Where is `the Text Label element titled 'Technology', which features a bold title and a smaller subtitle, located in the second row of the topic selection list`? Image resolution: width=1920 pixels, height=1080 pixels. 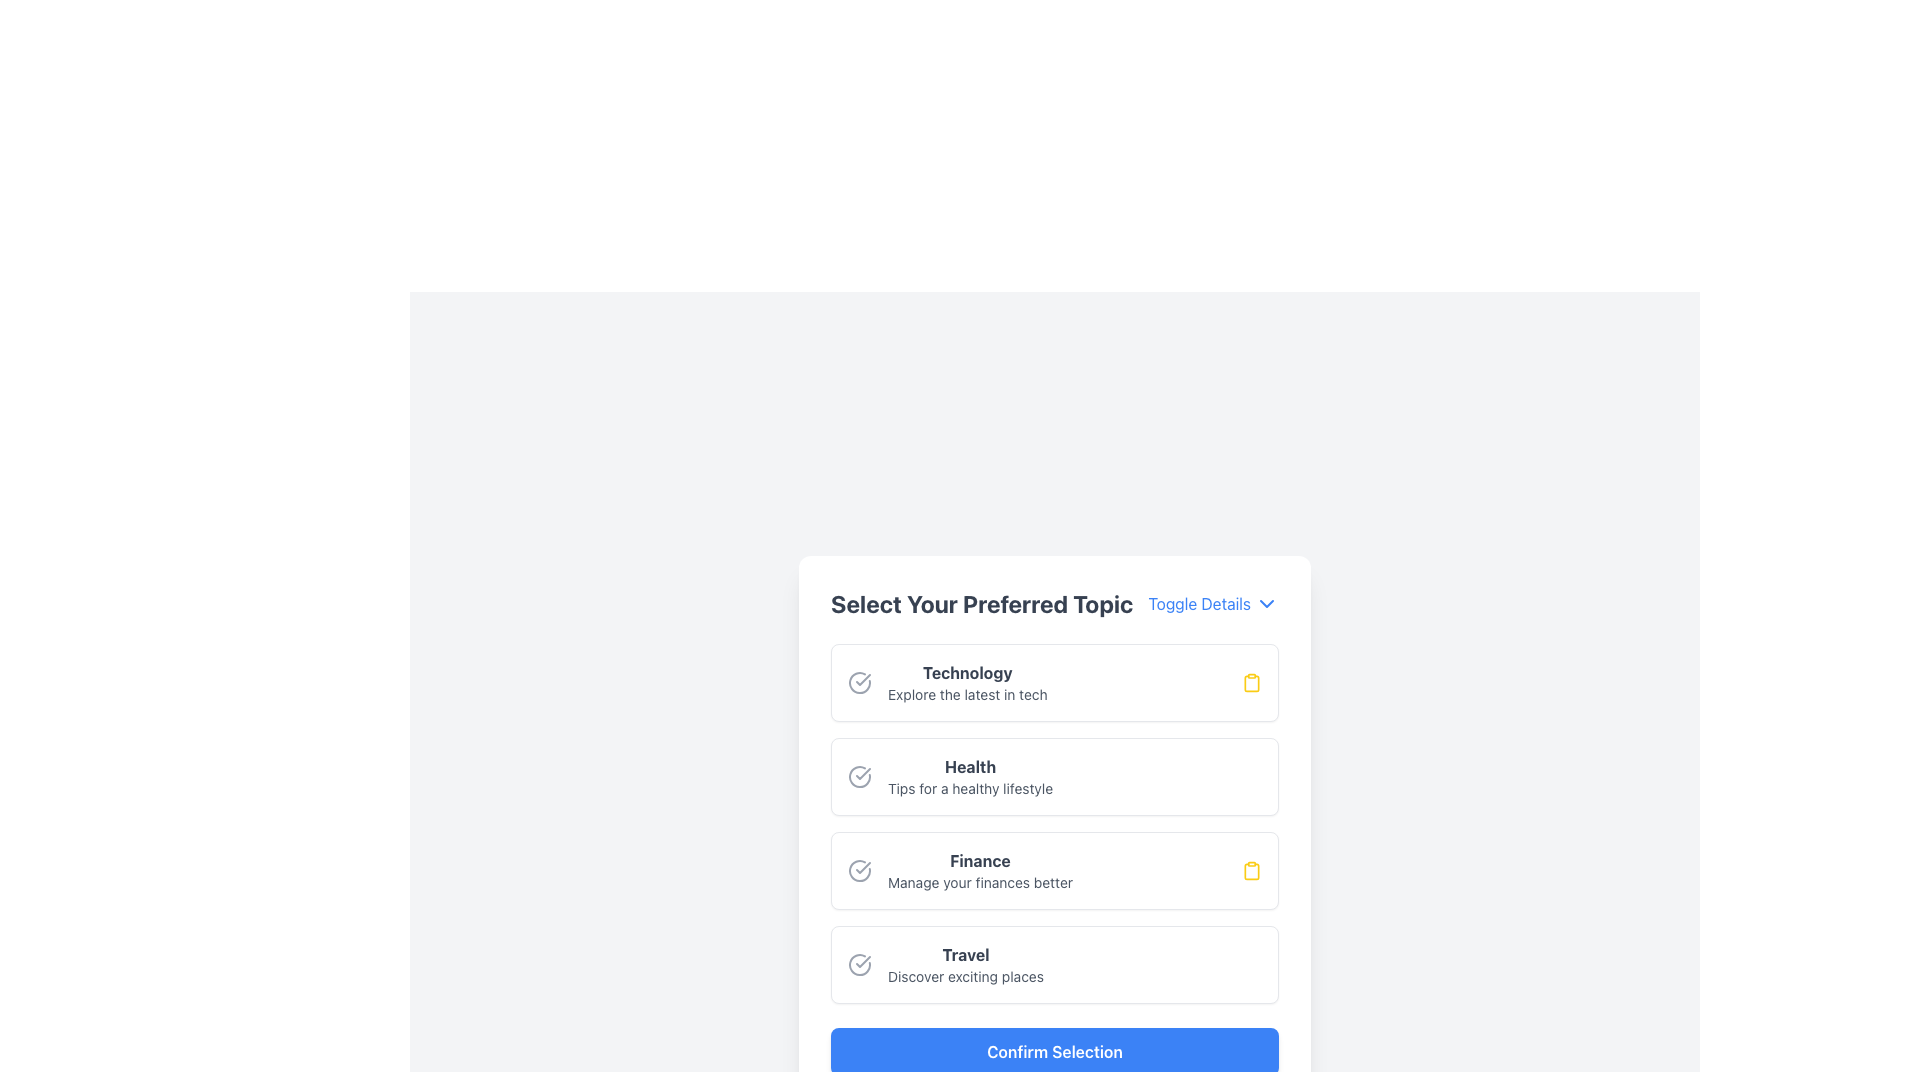 the Text Label element titled 'Technology', which features a bold title and a smaller subtitle, located in the second row of the topic selection list is located at coordinates (967, 681).